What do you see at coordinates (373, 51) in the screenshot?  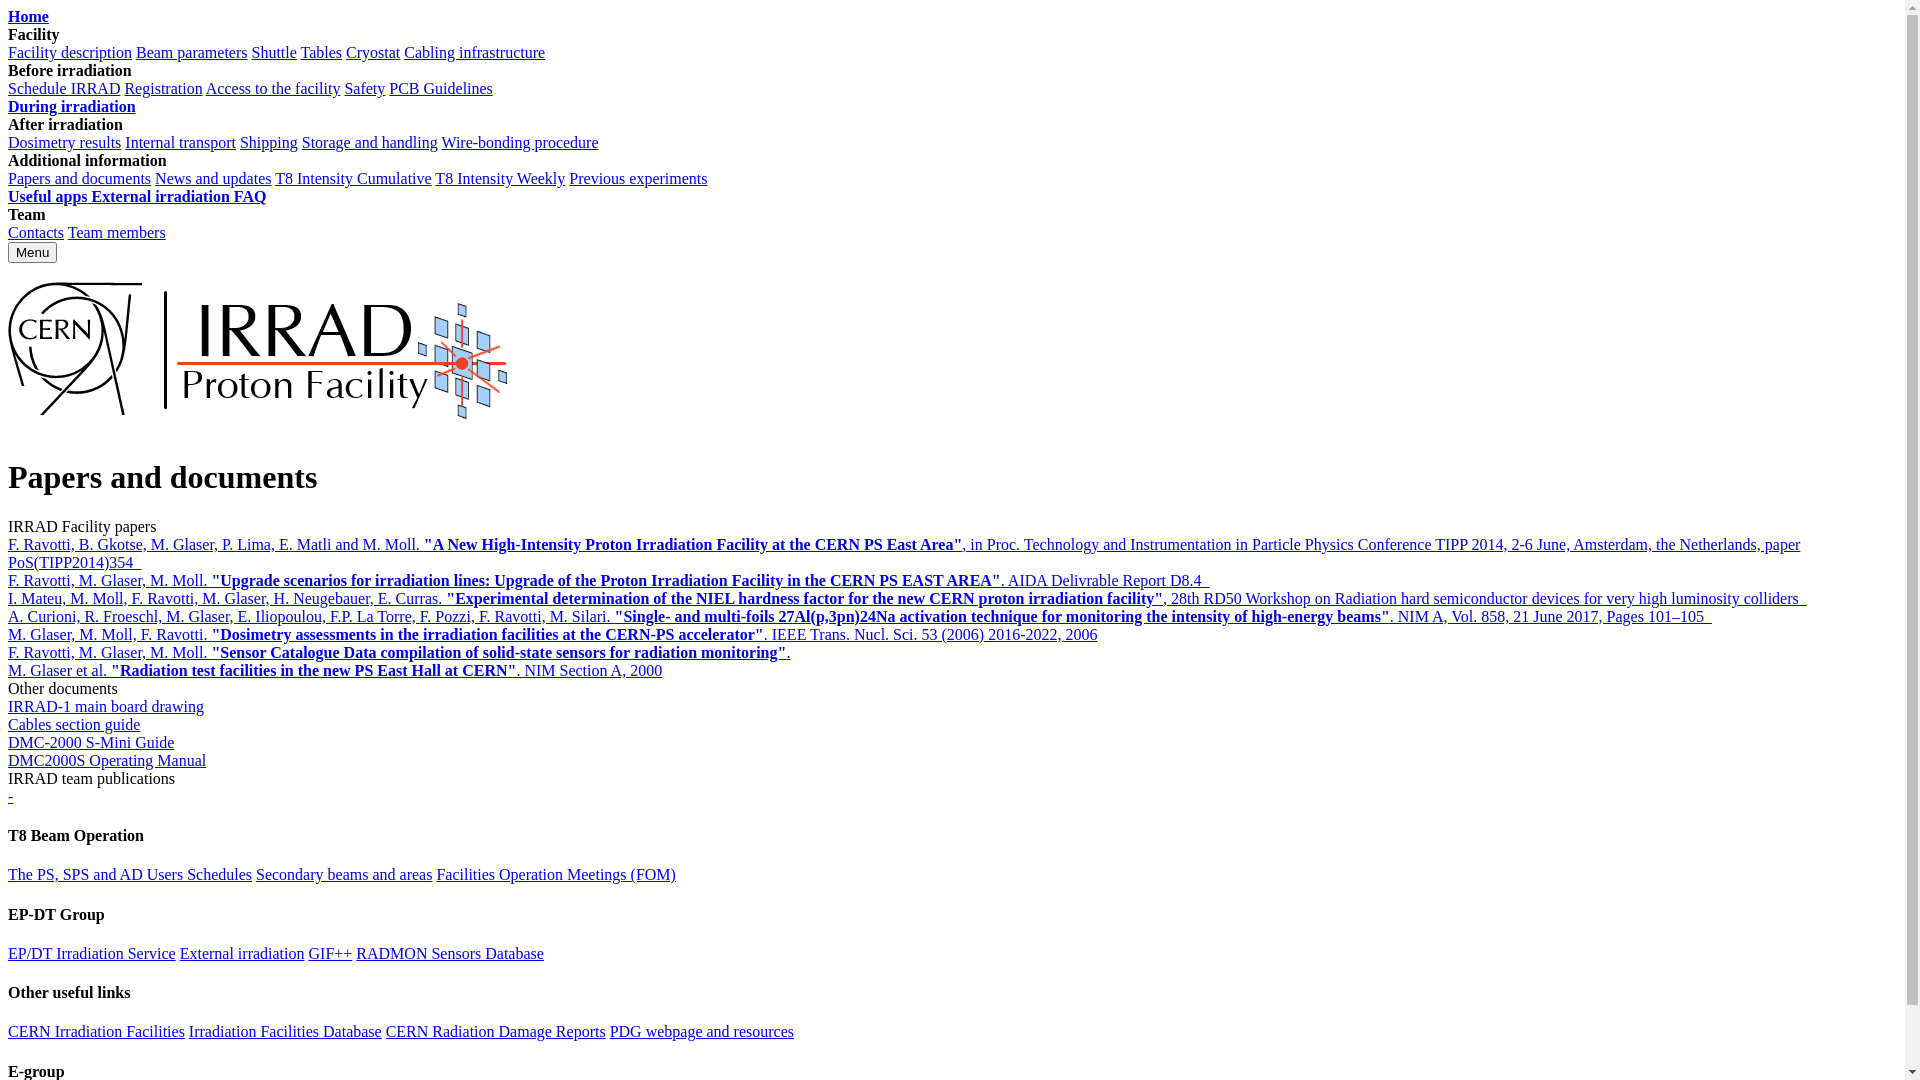 I see `'Cryostat'` at bounding box center [373, 51].